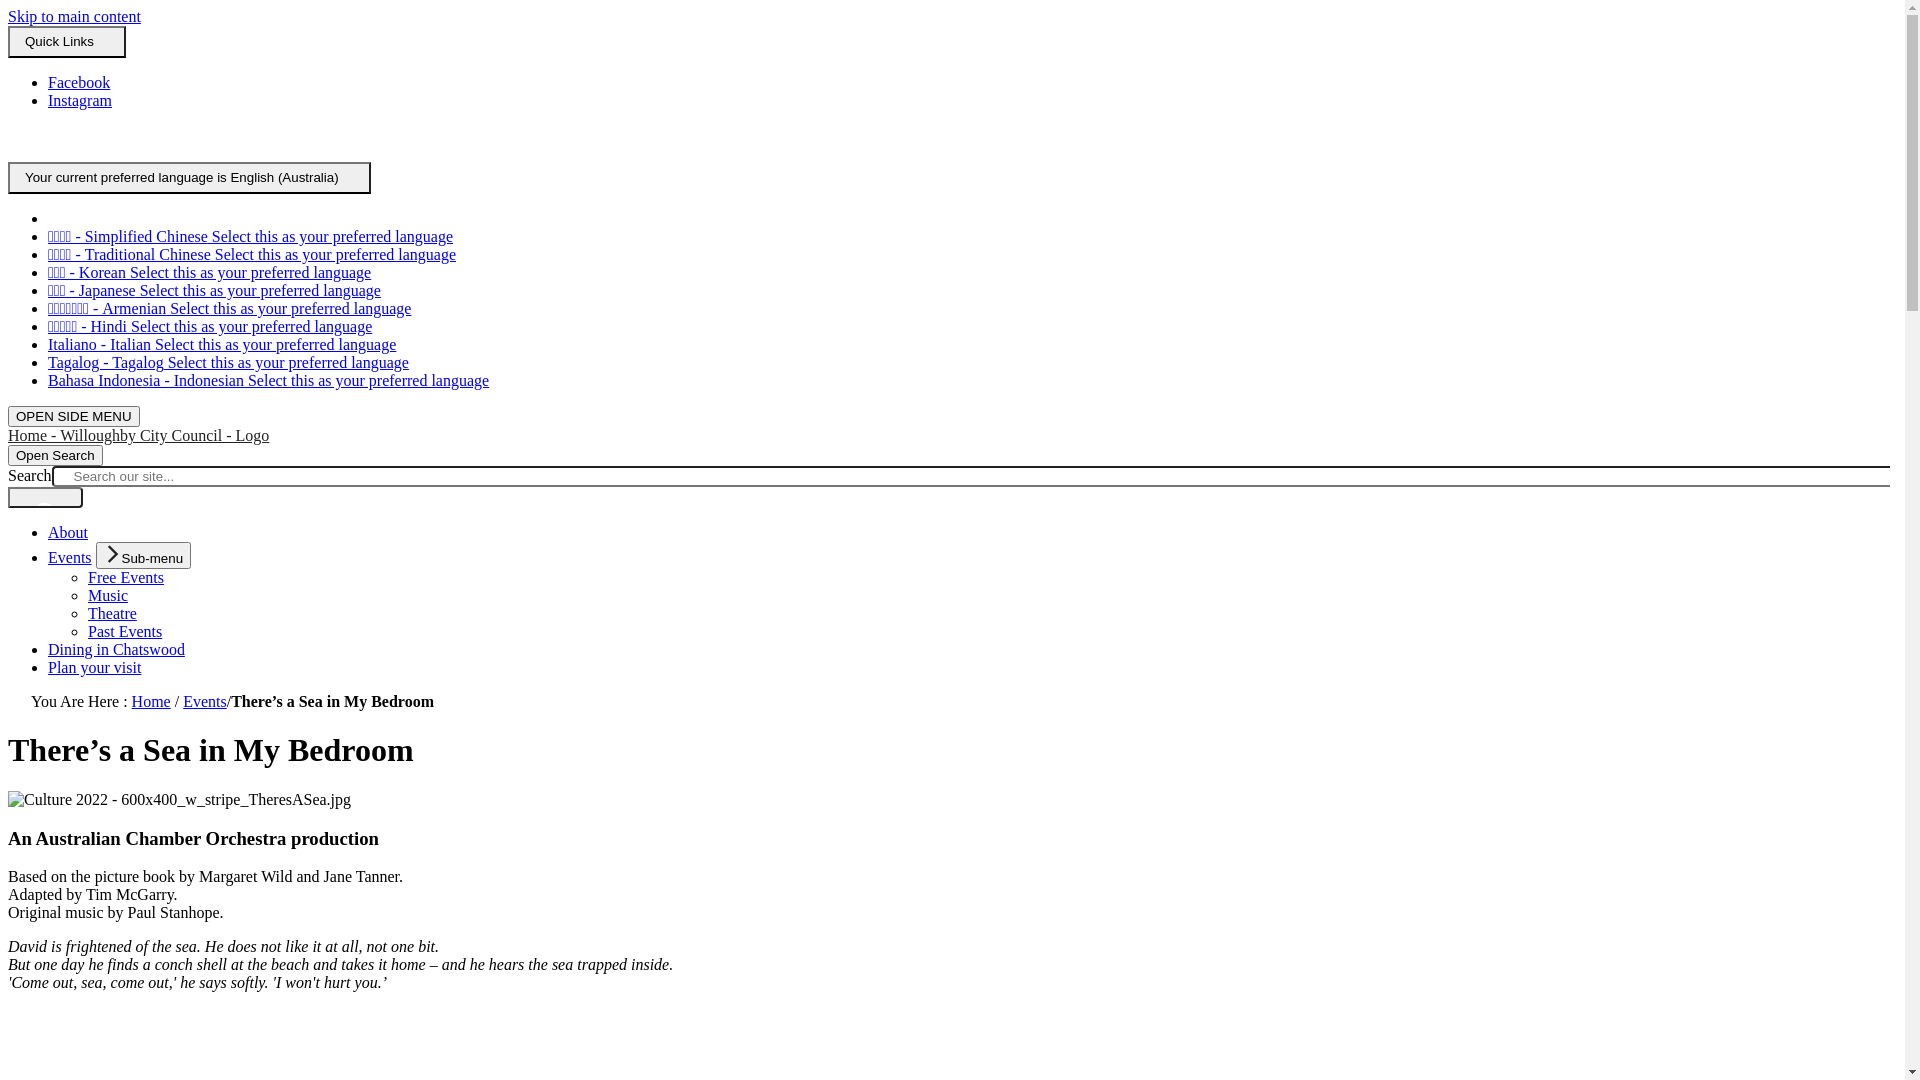 The width and height of the screenshot is (1920, 1080). What do you see at coordinates (78, 81) in the screenshot?
I see `'Facebook'` at bounding box center [78, 81].